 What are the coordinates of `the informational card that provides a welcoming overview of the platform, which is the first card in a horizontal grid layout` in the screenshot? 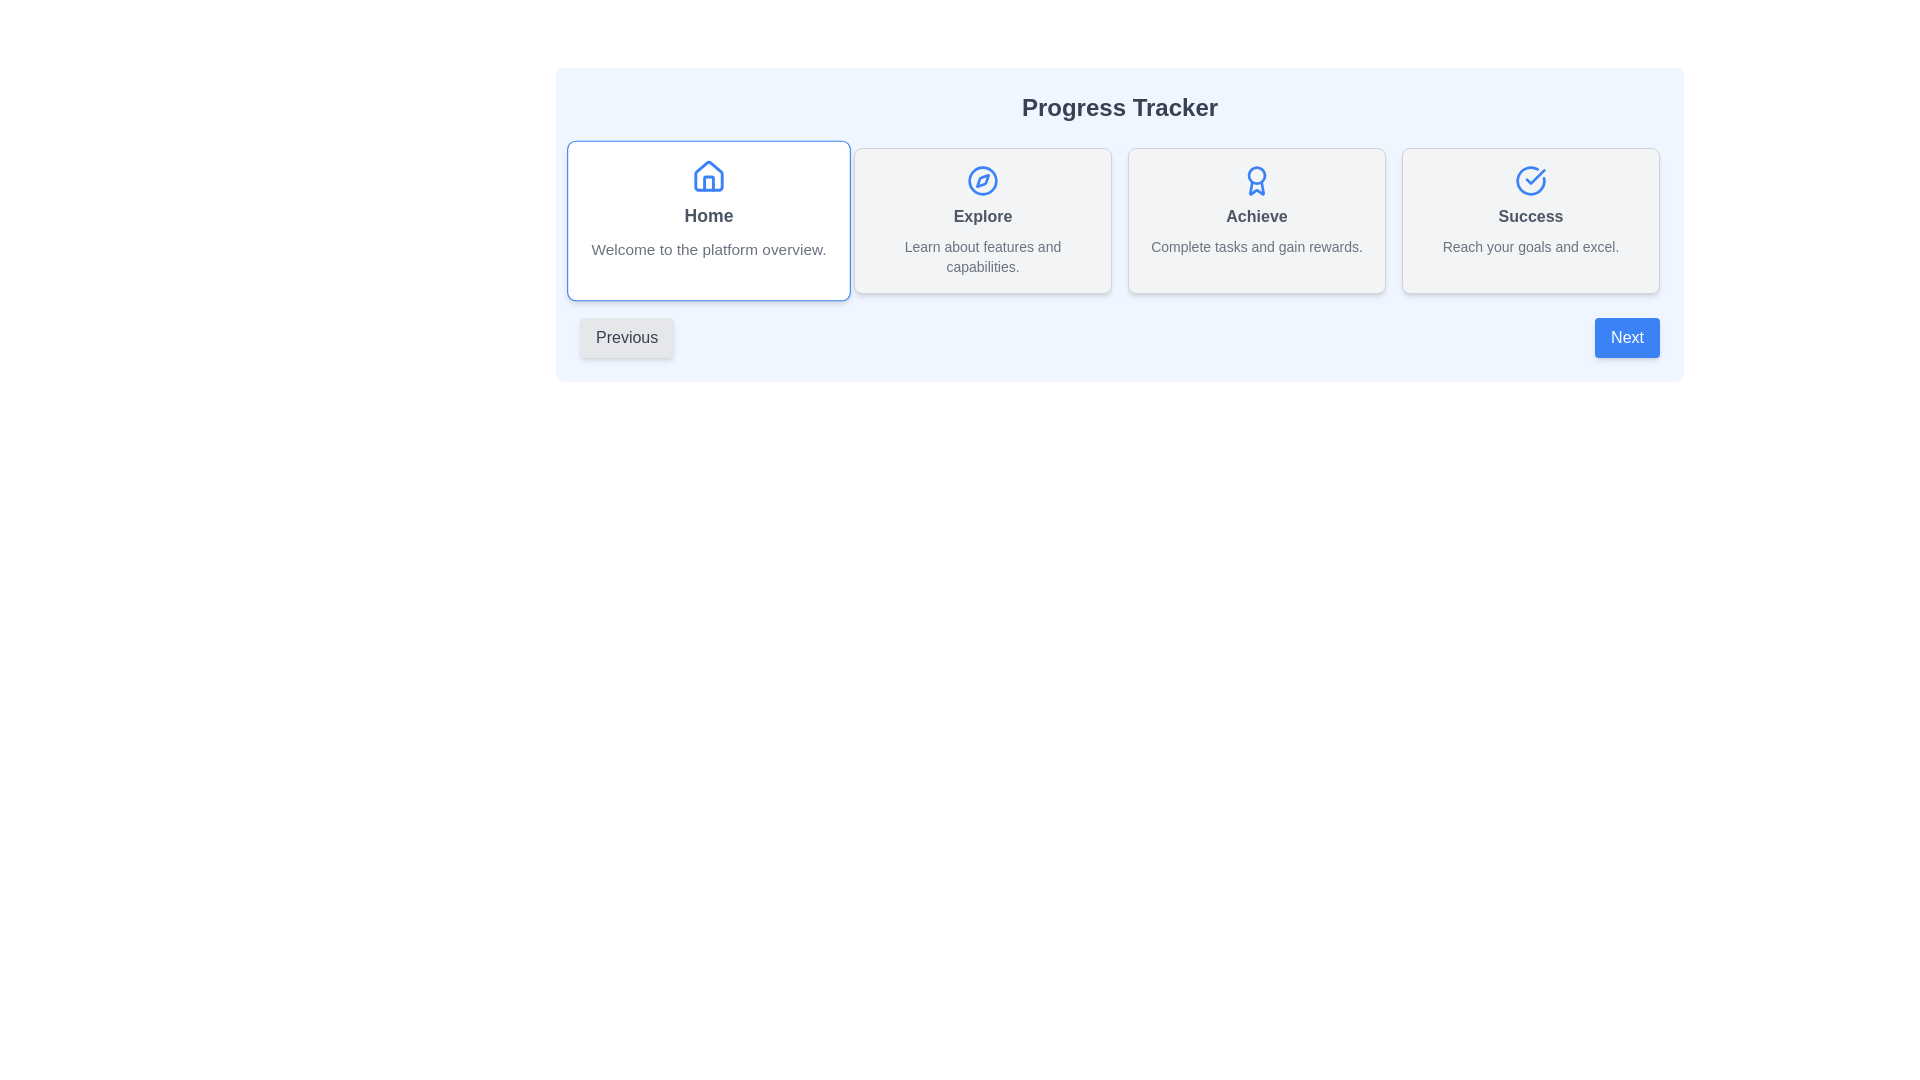 It's located at (709, 219).